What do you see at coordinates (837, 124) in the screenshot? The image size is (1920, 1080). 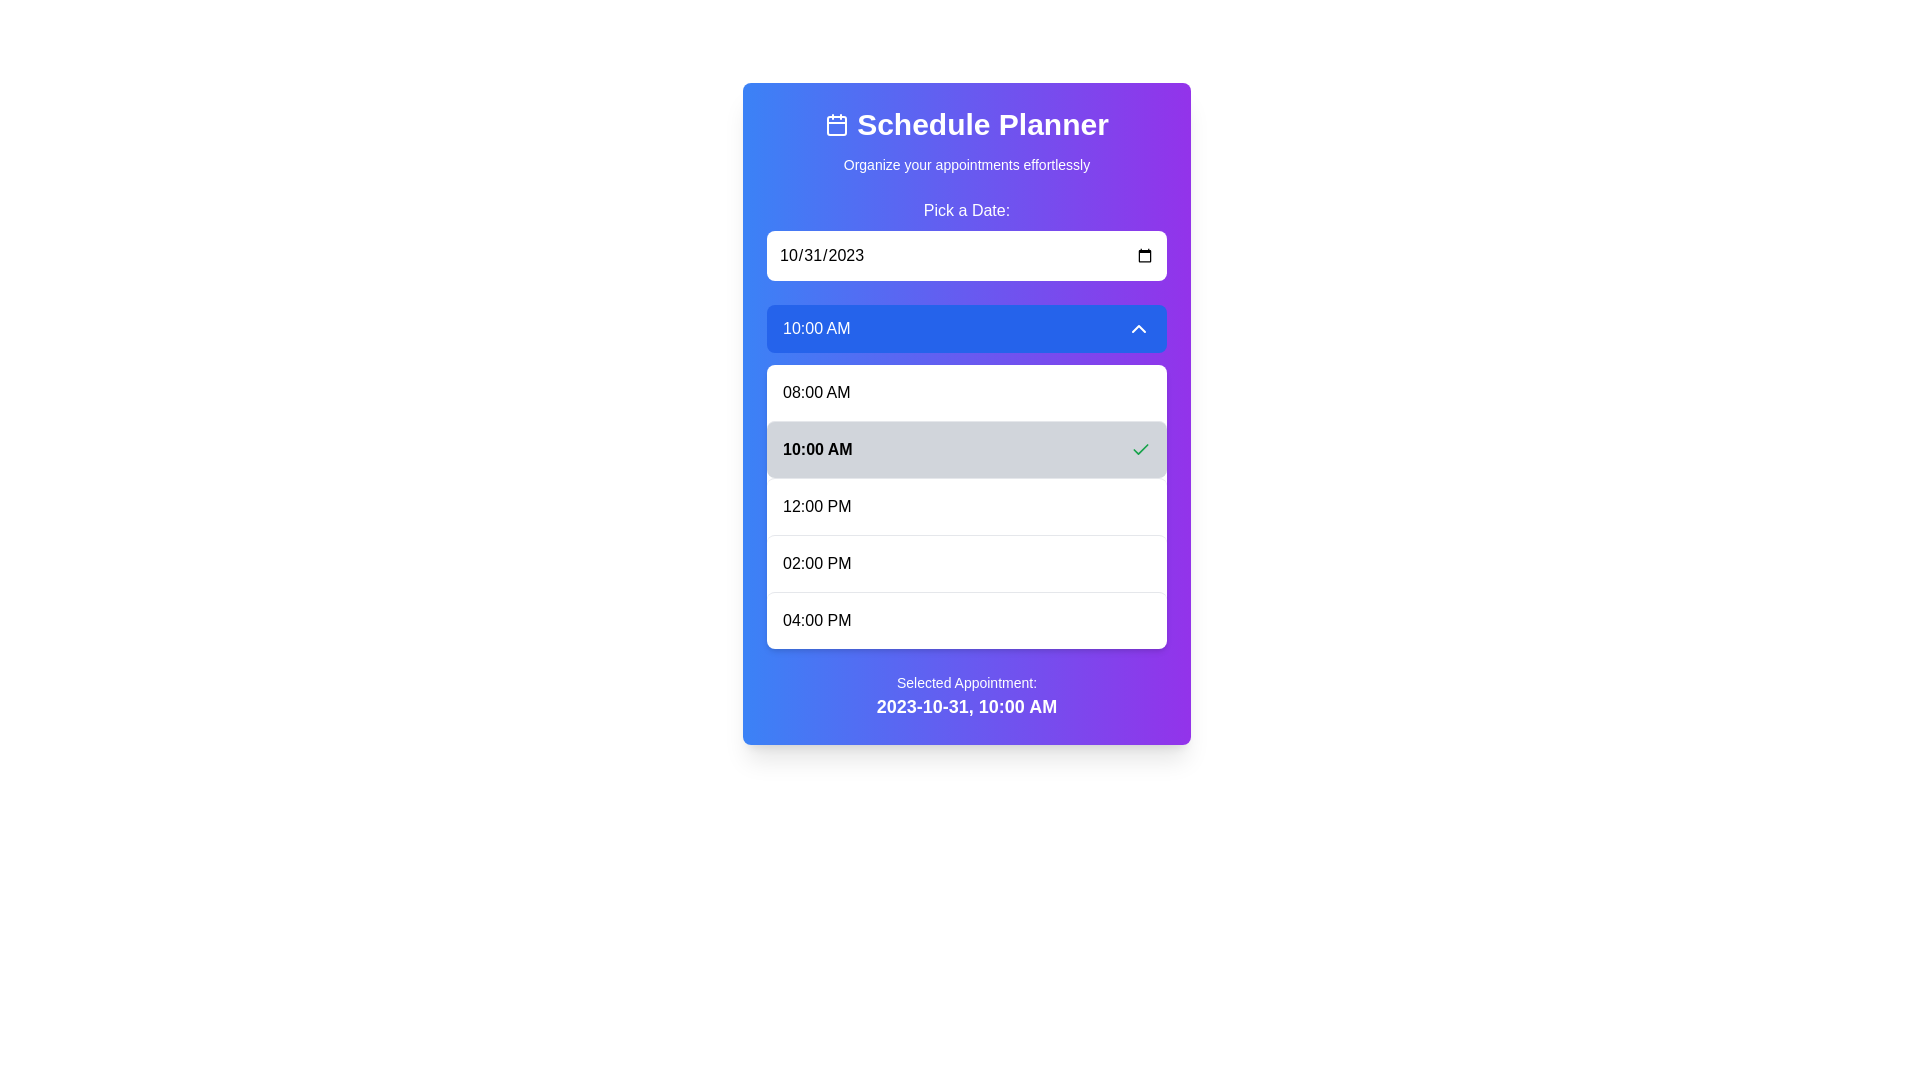 I see `the decorative icon for the 'Schedule Planner' header, which is located to the left of the text and aligns with the main title` at bounding box center [837, 124].